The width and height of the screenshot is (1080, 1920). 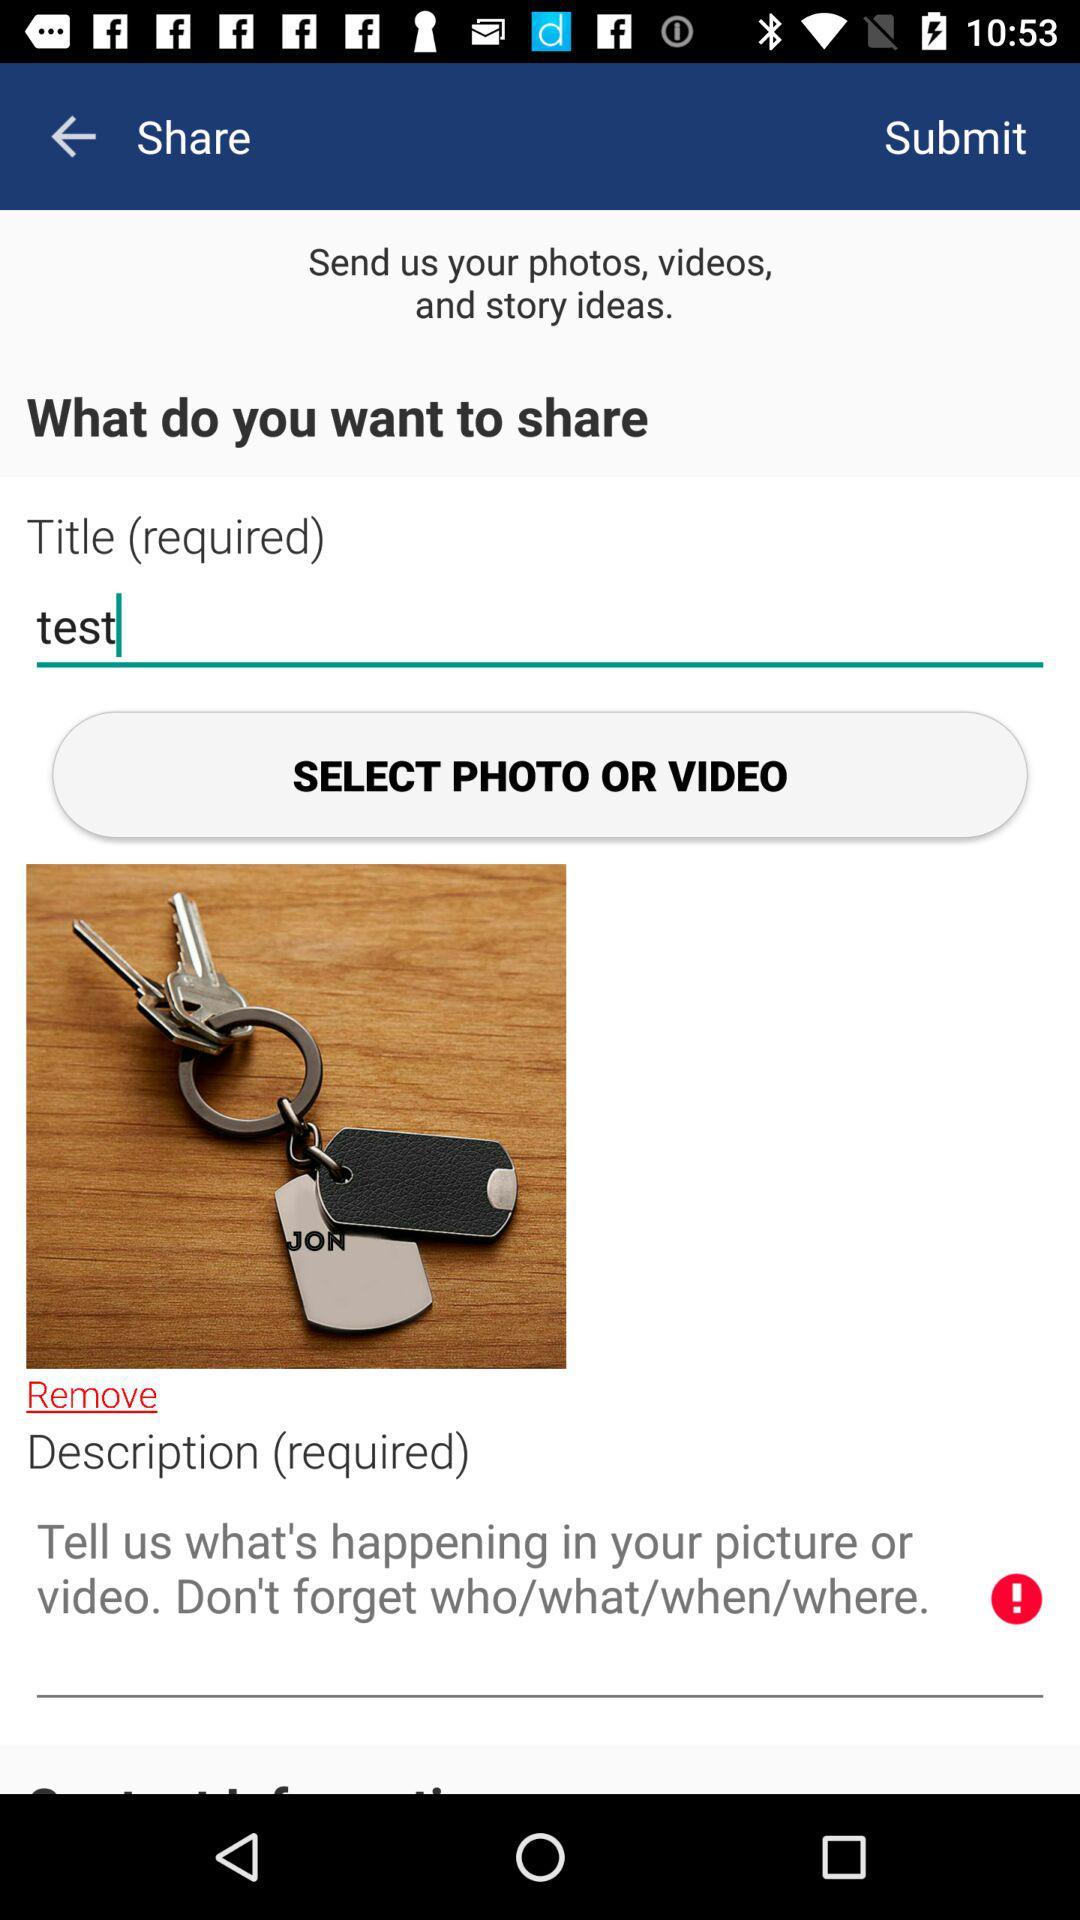 I want to click on description area, so click(x=540, y=1600).